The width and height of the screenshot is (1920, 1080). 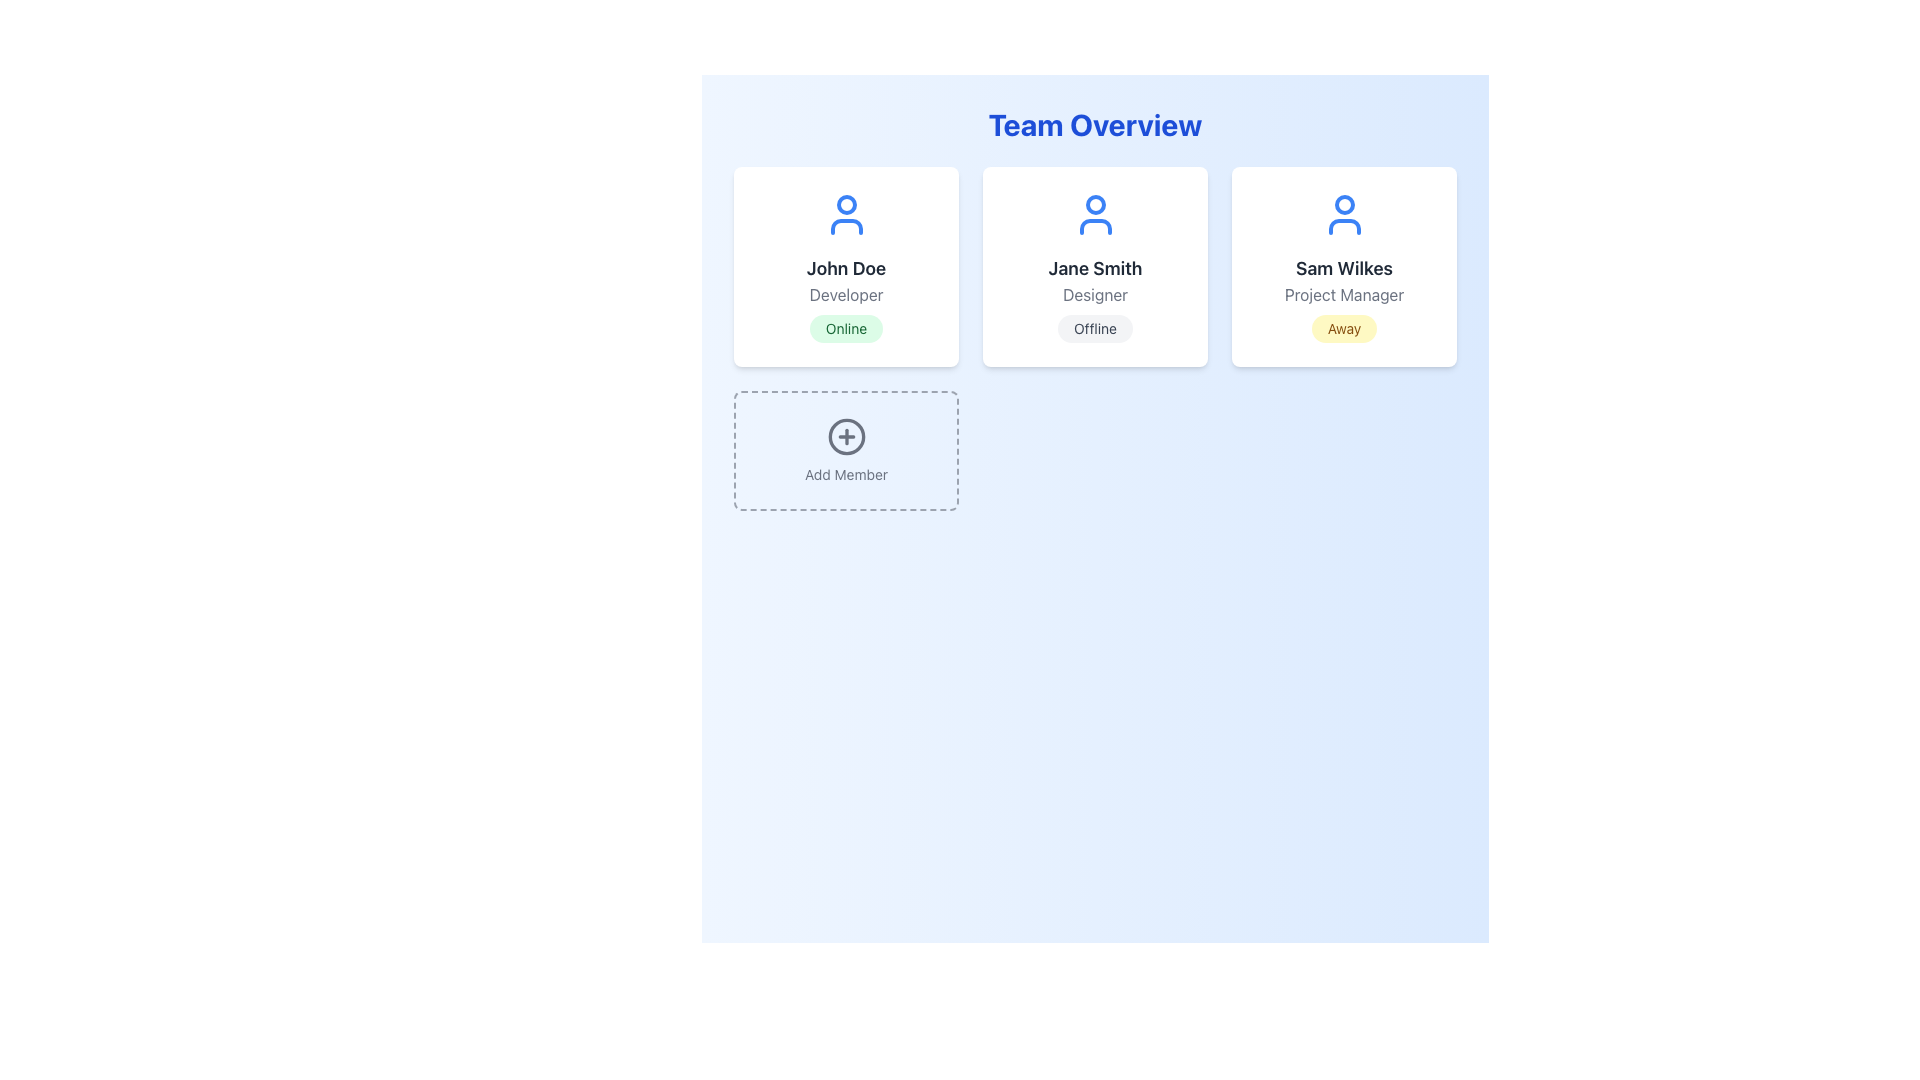 What do you see at coordinates (846, 435) in the screenshot?
I see `the 'Add Member' icon button located in the bottom-left quadrant of the main interface` at bounding box center [846, 435].